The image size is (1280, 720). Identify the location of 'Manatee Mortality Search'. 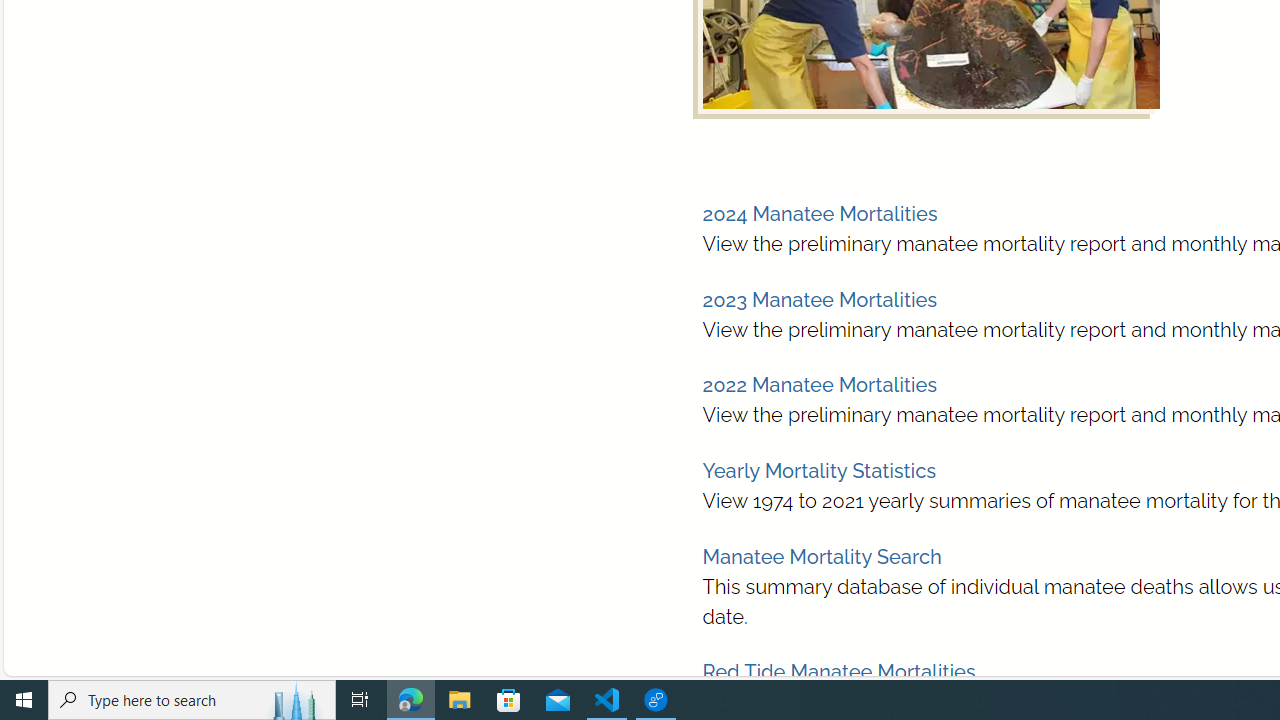
(821, 556).